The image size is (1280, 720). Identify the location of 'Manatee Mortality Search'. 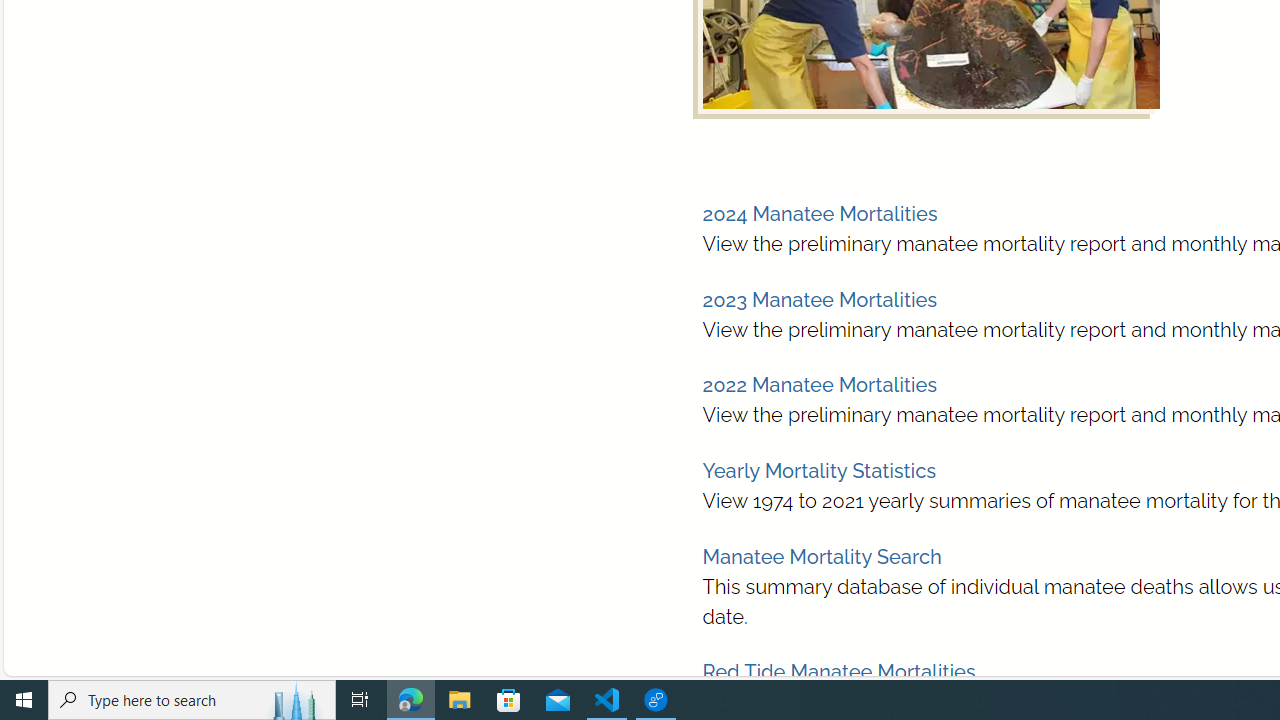
(821, 556).